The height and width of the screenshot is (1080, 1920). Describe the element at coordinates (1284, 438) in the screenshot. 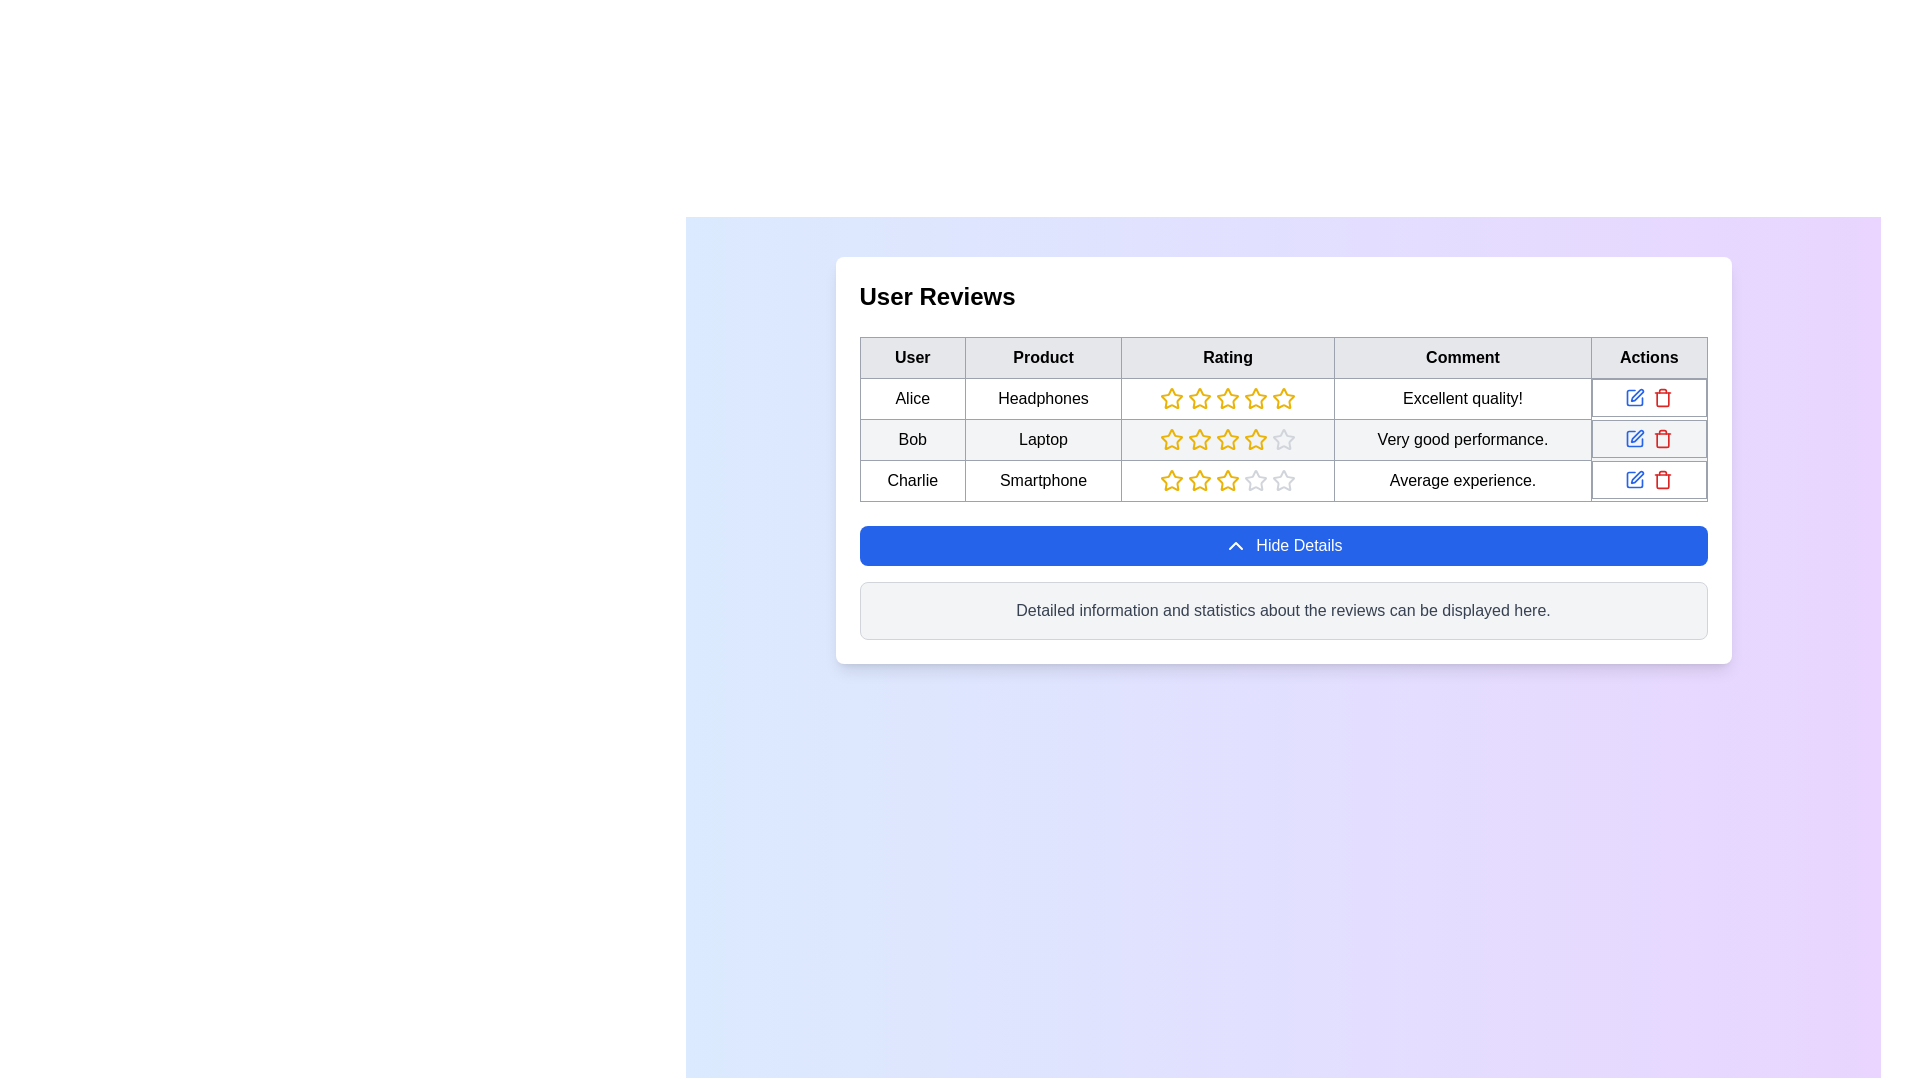

I see `the fourth star icon under the 'Rating' column to provide a rating for the product 'Laptop' reviewed by 'Bob'` at that location.